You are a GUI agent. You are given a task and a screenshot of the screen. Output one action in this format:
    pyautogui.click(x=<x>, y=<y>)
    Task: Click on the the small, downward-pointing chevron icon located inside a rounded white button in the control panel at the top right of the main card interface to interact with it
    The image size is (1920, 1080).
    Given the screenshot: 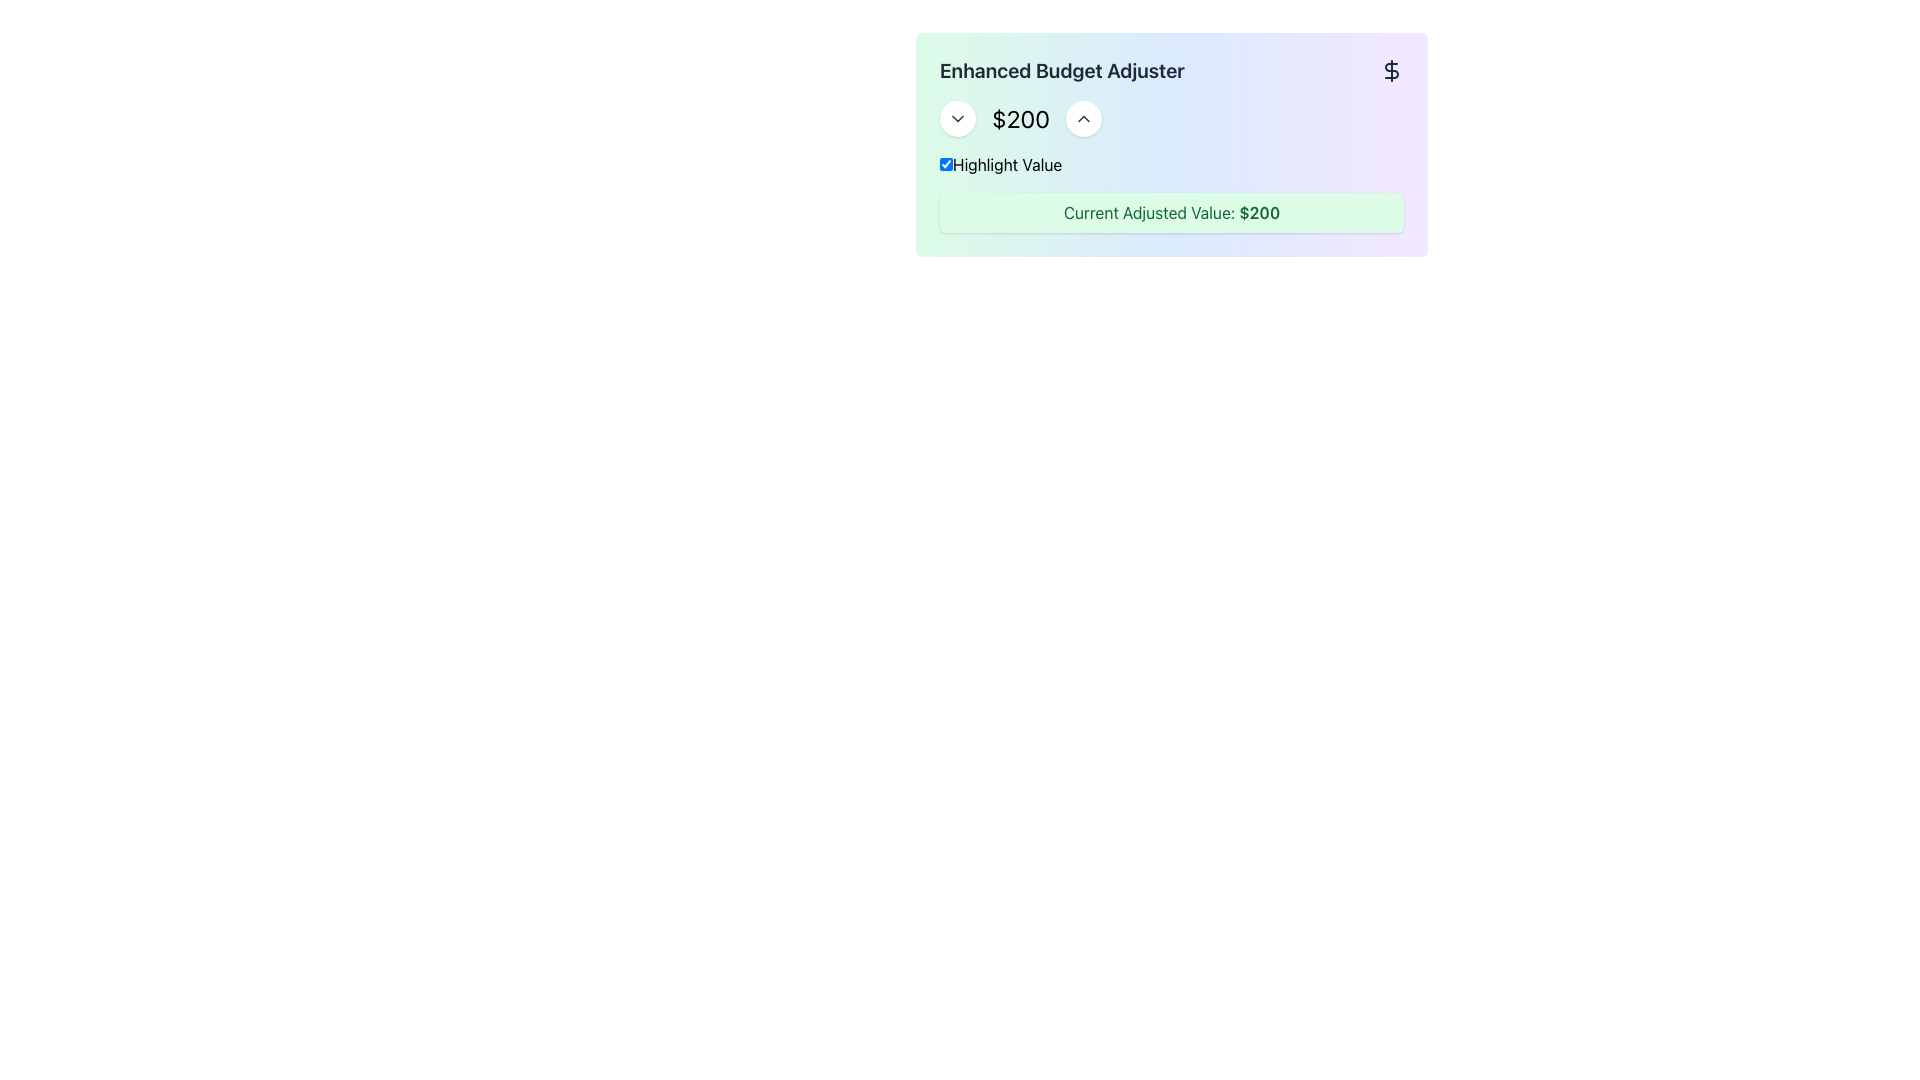 What is the action you would take?
    pyautogui.click(x=957, y=119)
    